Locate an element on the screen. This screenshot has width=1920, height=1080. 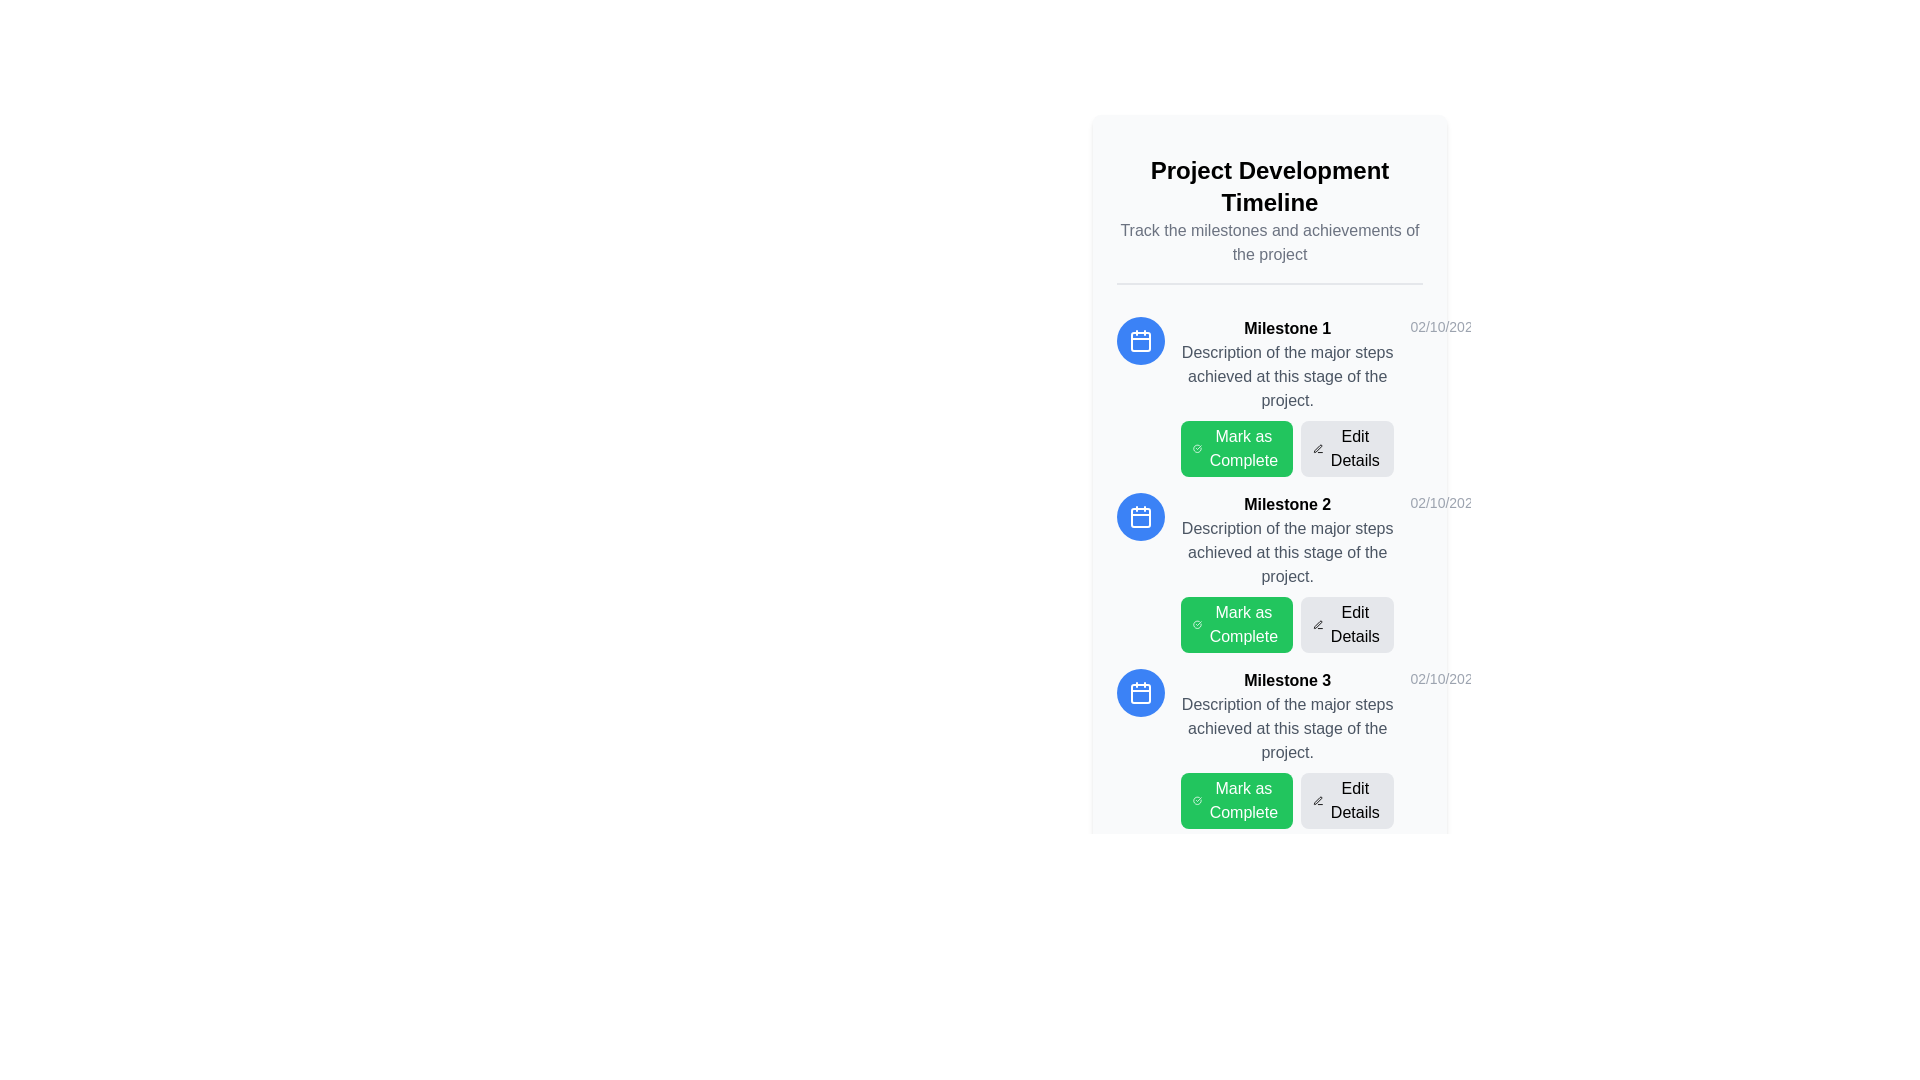
the Icon Button that visually indicates Milestone 2 in the timeline, located to the left of the 'Milestone 2' title is located at coordinates (1141, 515).